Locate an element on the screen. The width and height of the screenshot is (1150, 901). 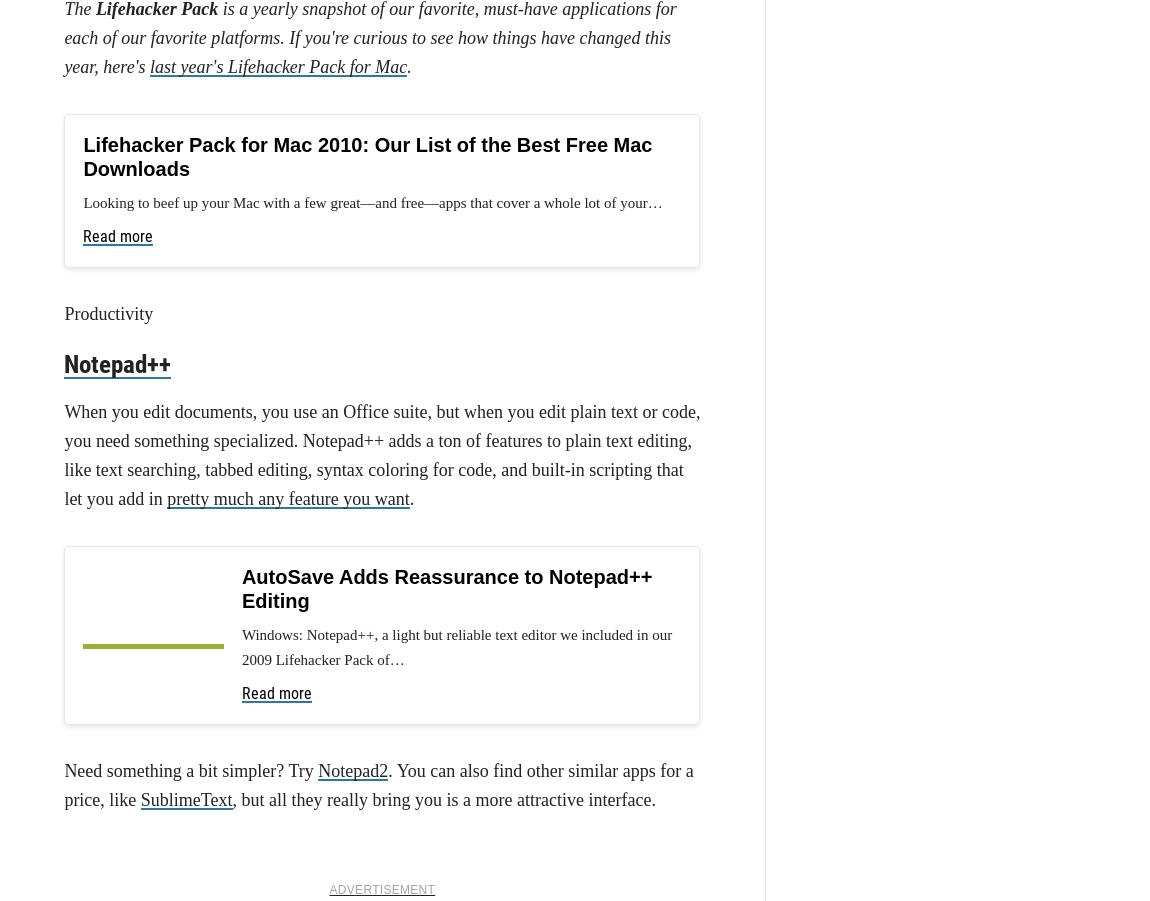
'Gmail Slow or Down for Some, IMAP Still Working' is located at coordinates (320, 243).